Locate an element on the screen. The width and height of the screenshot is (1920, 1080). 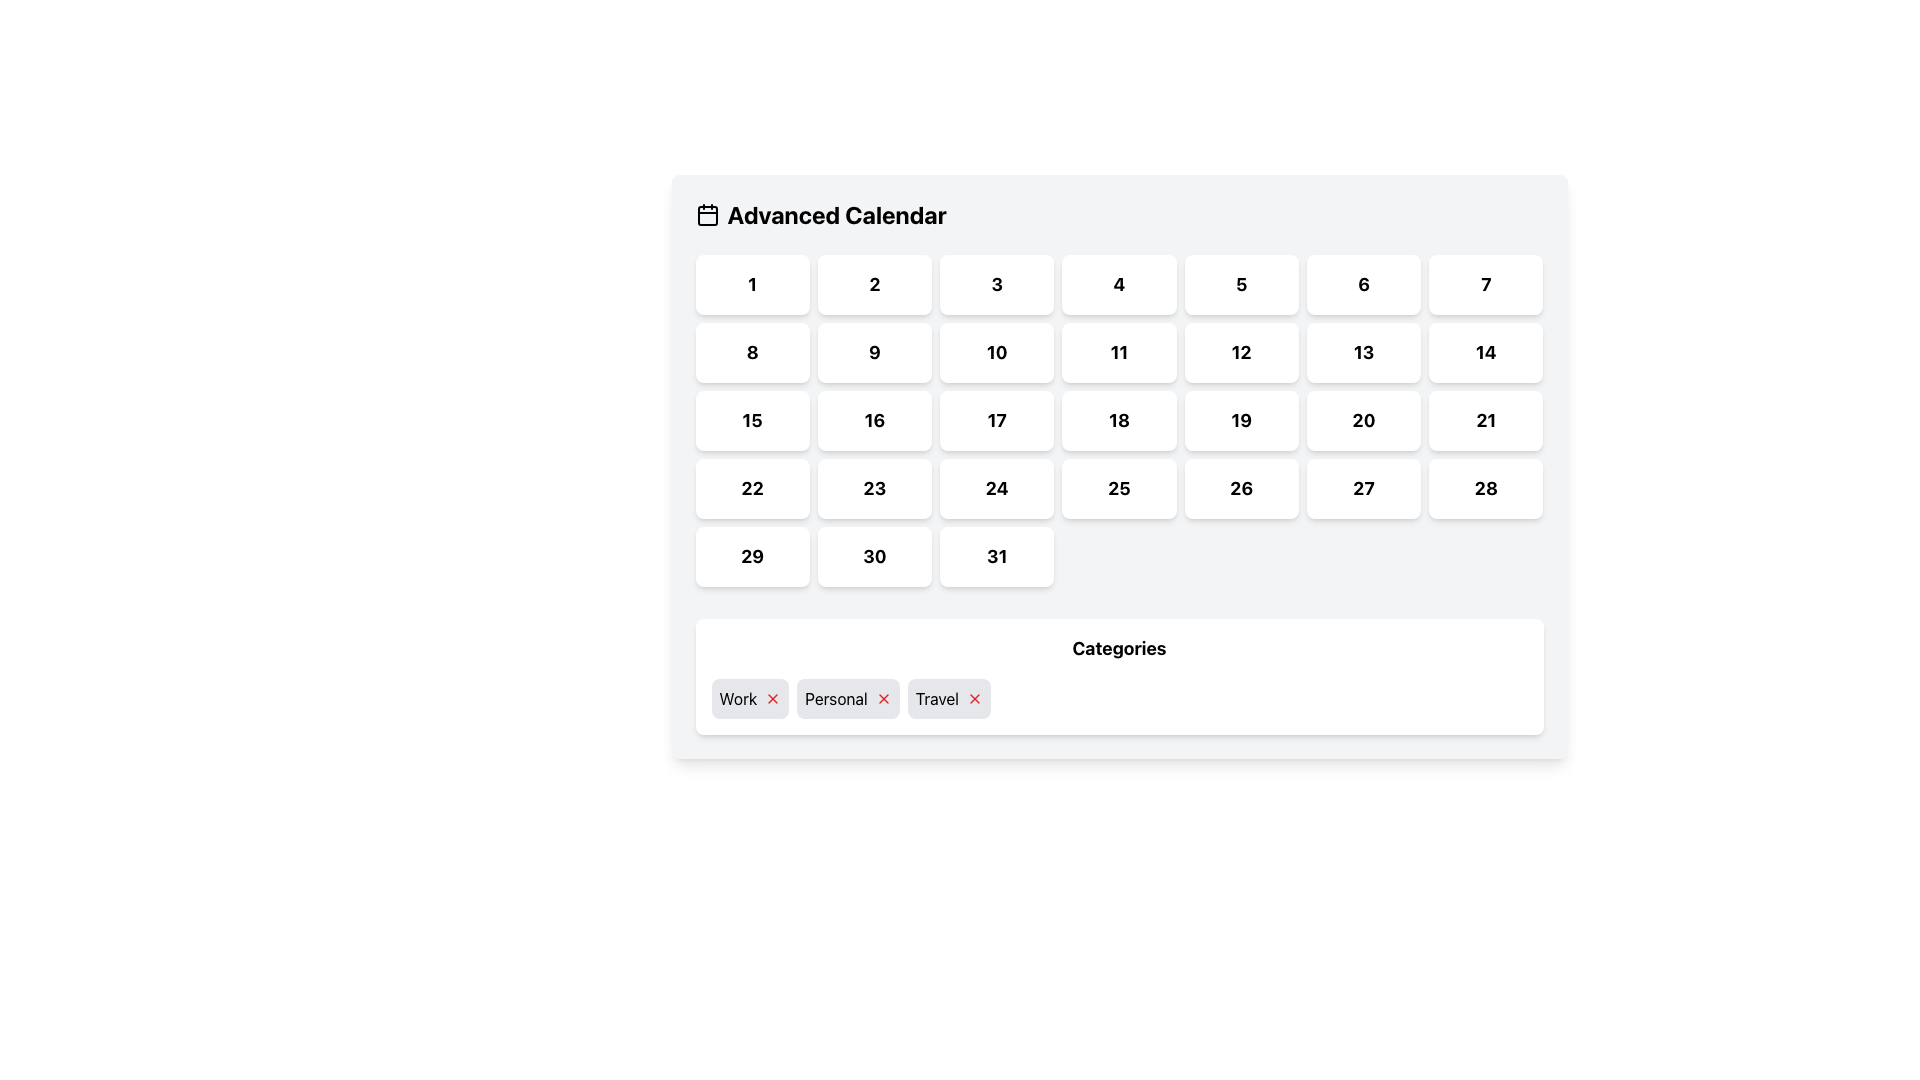
the 'Personal' label, which is displayed in a bold font on a light gray background and is the second element in a horizontal segmented UI group is located at coordinates (836, 697).